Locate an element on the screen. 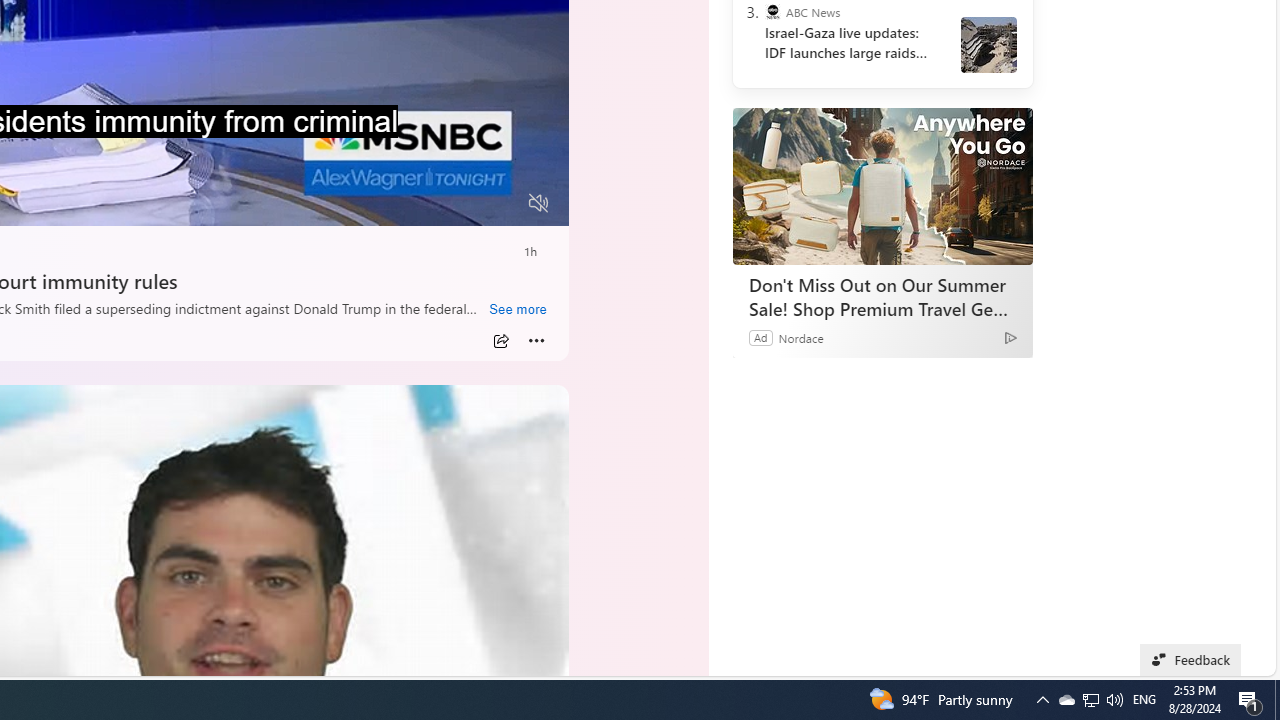 The height and width of the screenshot is (720, 1280). 'Unmute' is located at coordinates (538, 203).